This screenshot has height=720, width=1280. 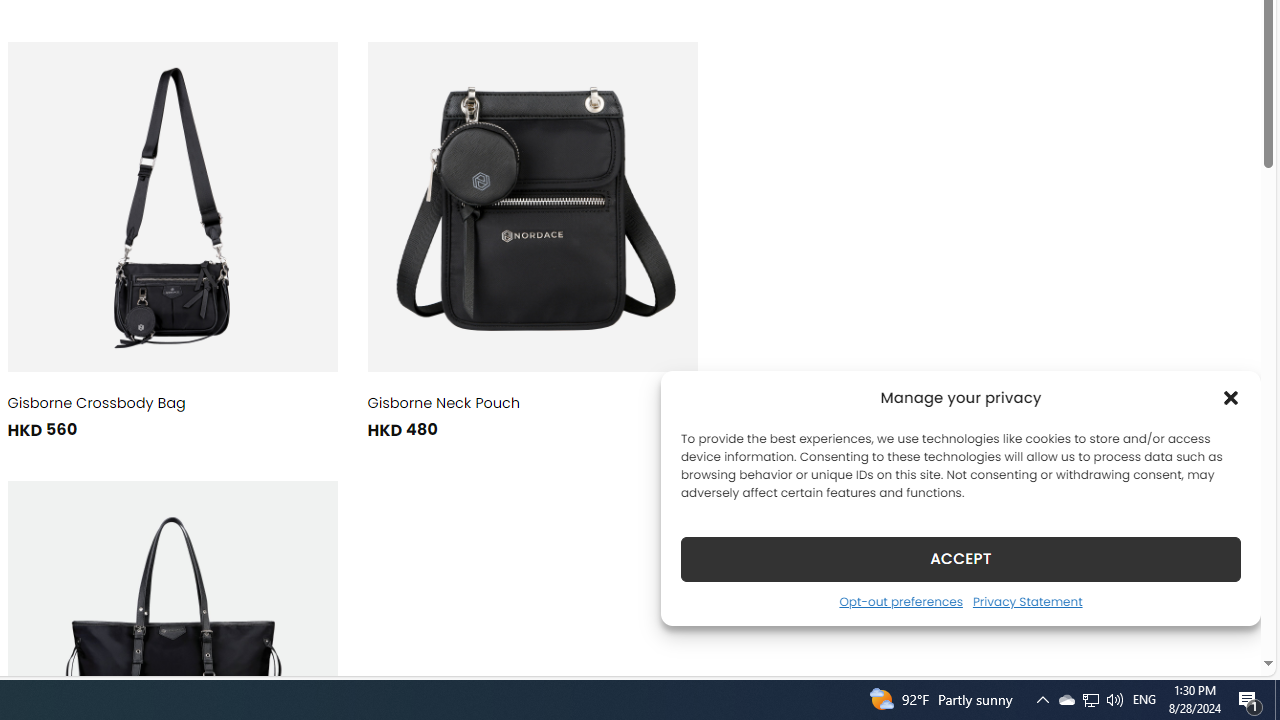 What do you see at coordinates (1230, 397) in the screenshot?
I see `'Class: cmplz-close'` at bounding box center [1230, 397].